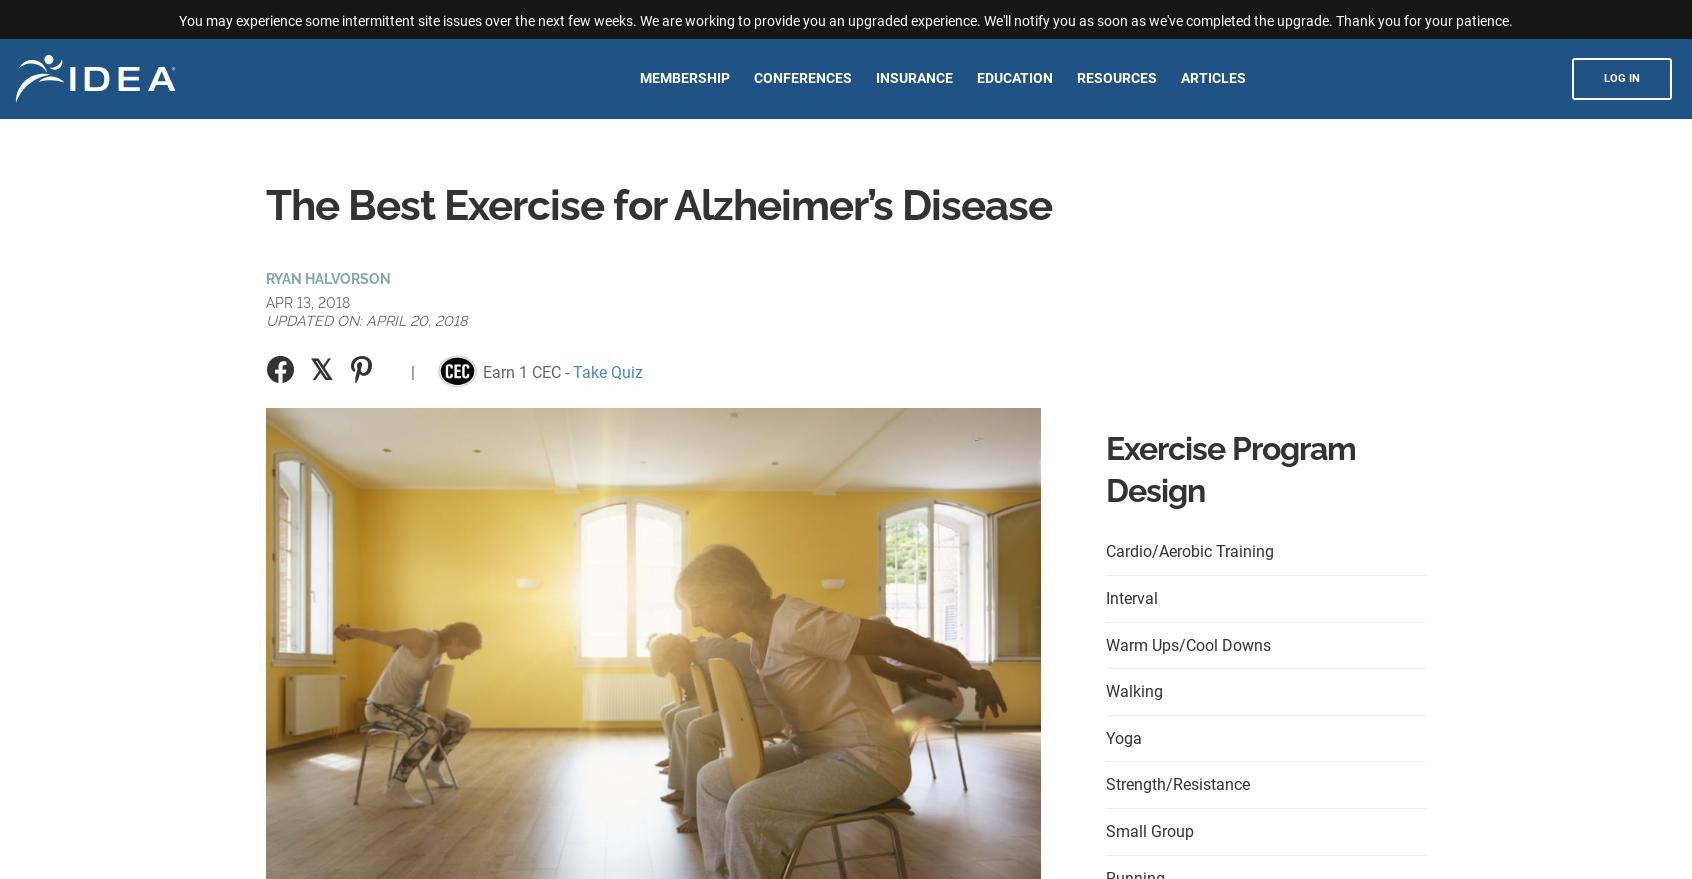 The height and width of the screenshot is (879, 1692). What do you see at coordinates (1149, 829) in the screenshot?
I see `'Small Group'` at bounding box center [1149, 829].